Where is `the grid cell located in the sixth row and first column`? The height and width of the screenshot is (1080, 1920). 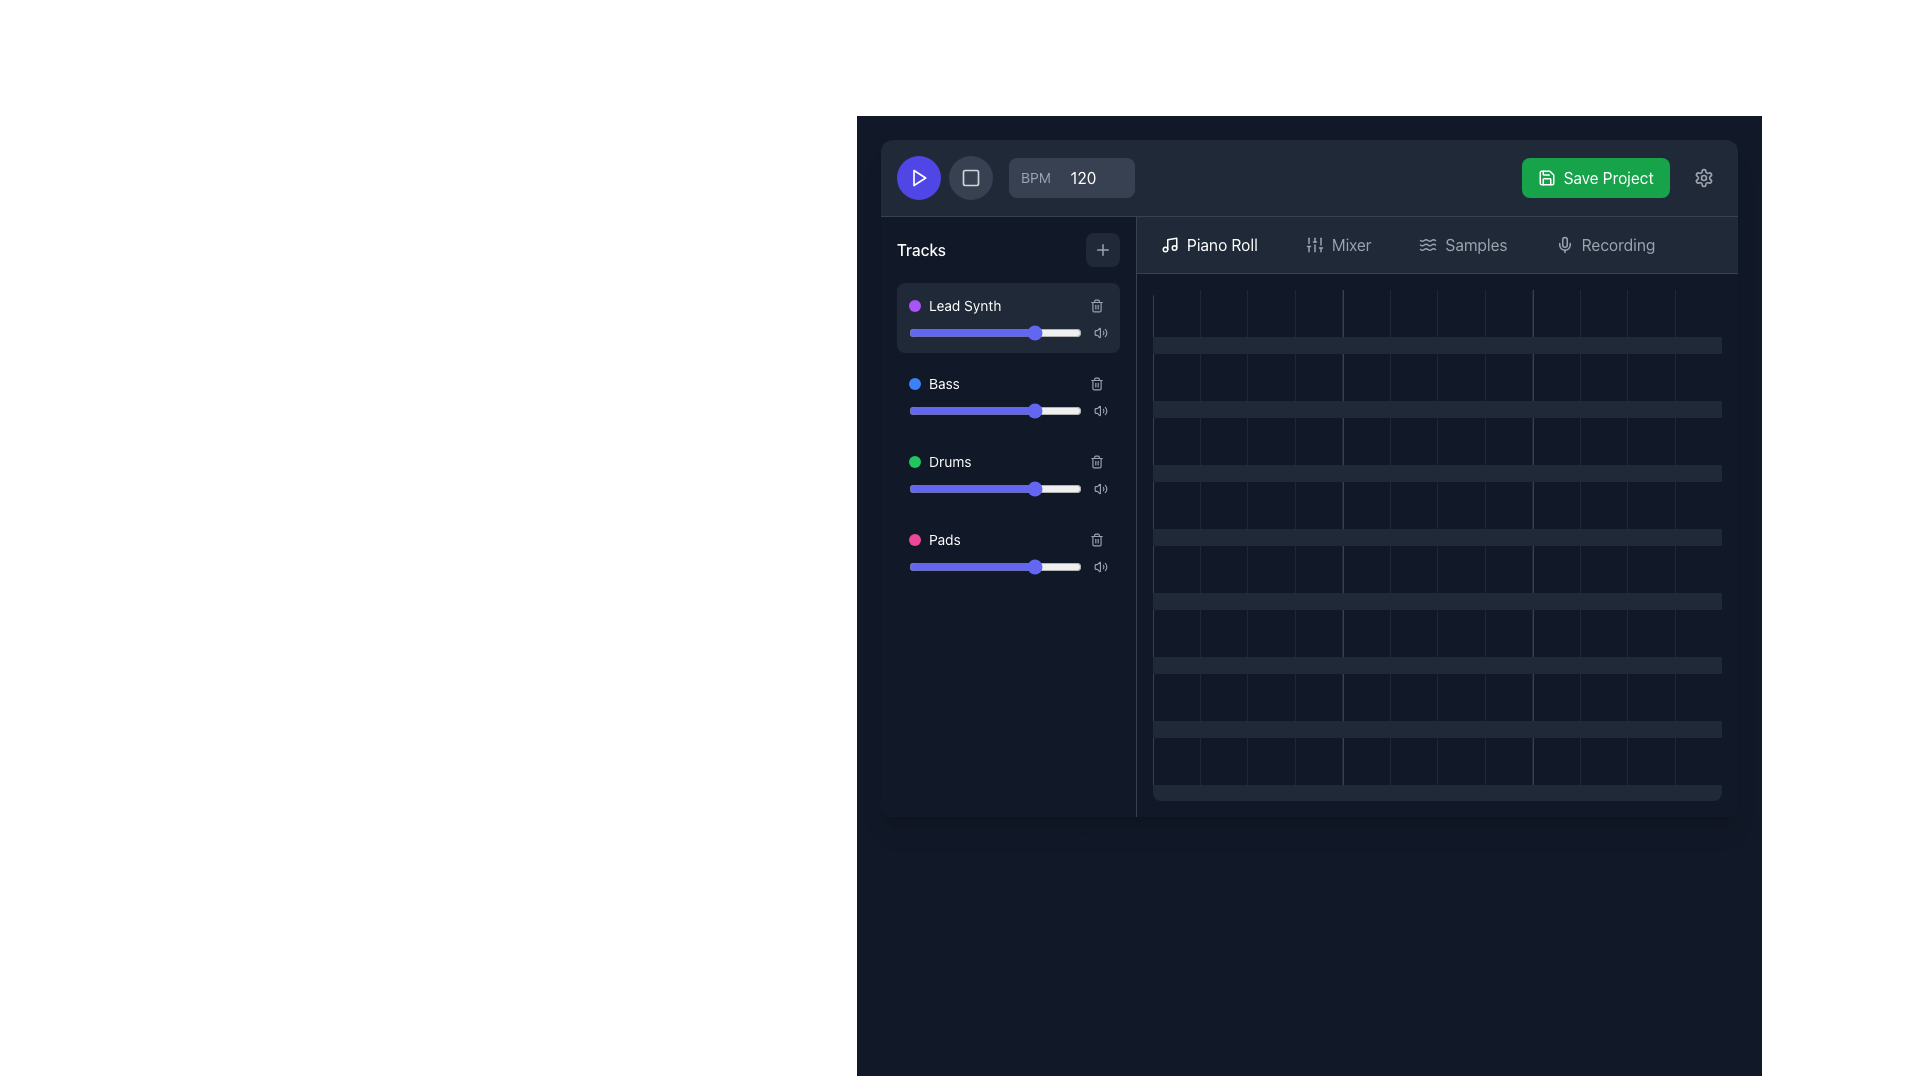 the grid cell located in the sixth row and first column is located at coordinates (1176, 569).